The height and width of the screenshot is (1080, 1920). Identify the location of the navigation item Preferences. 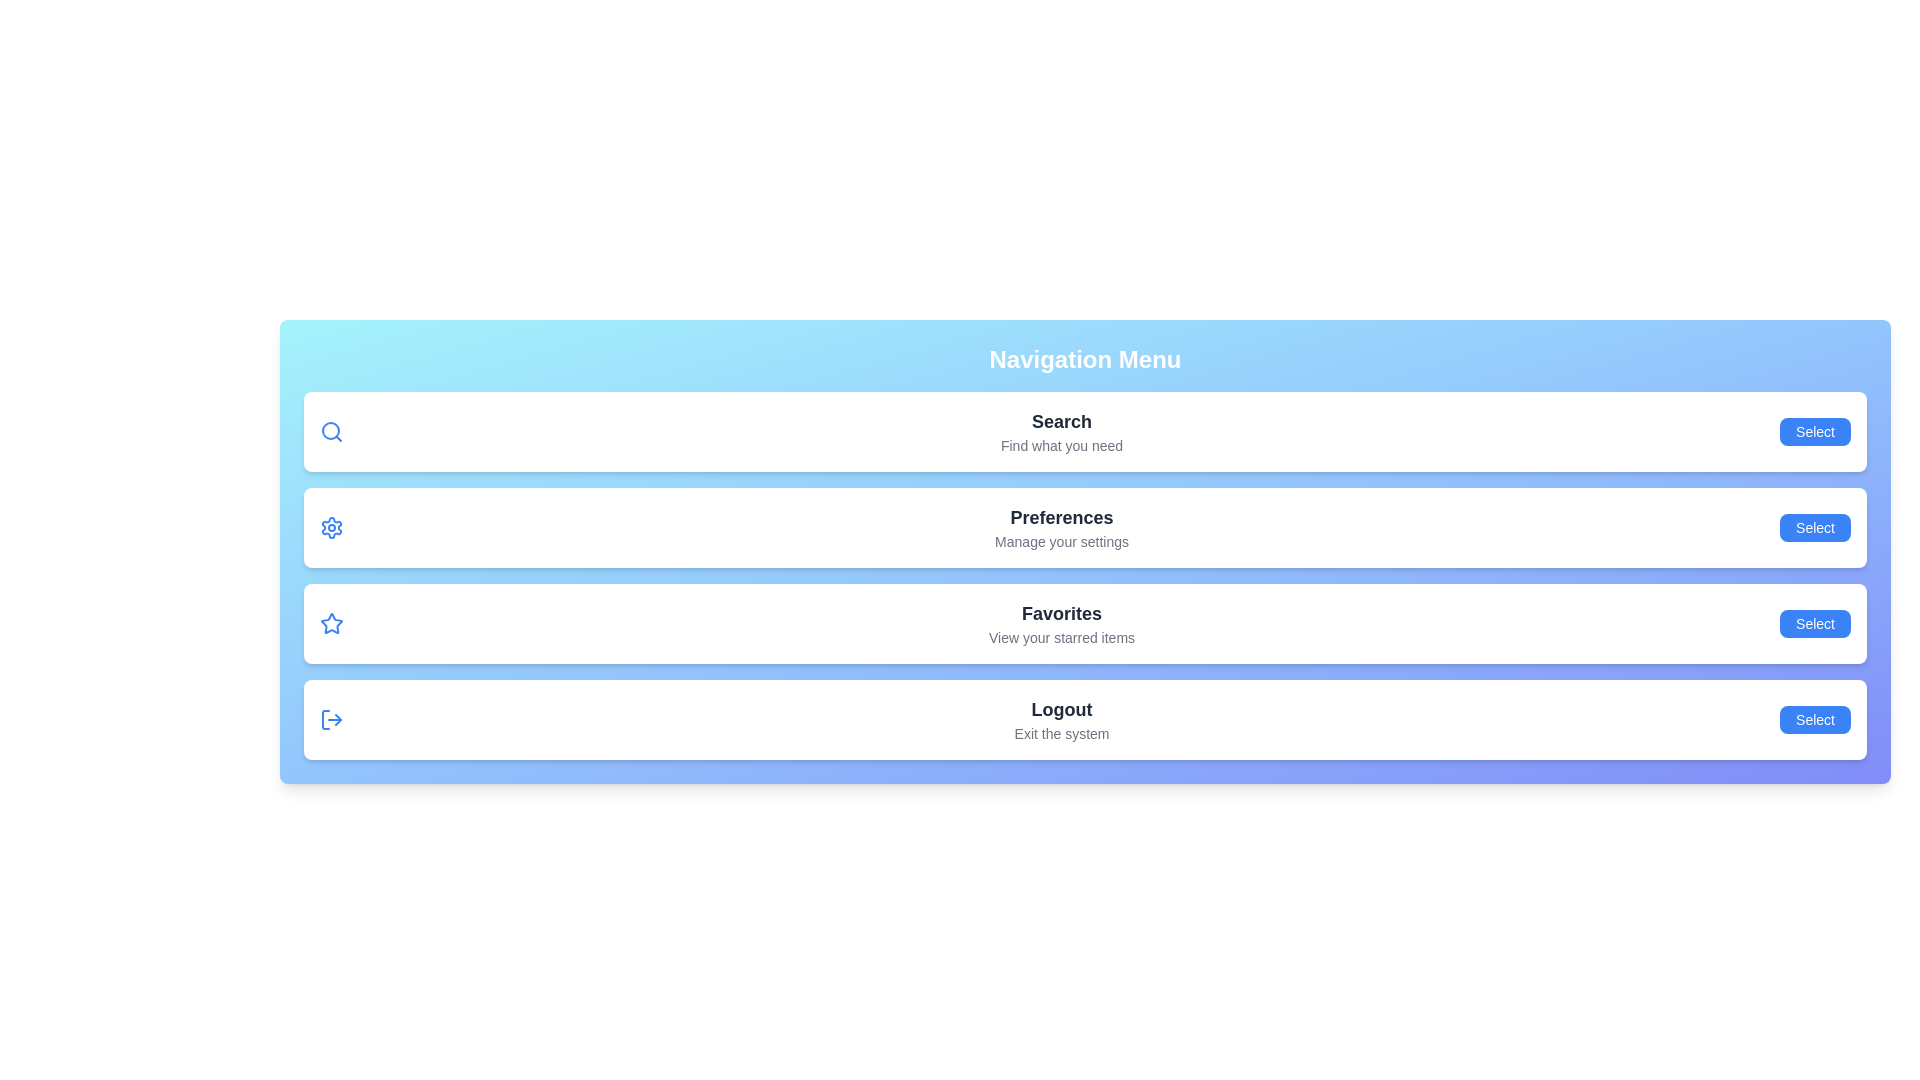
(1815, 527).